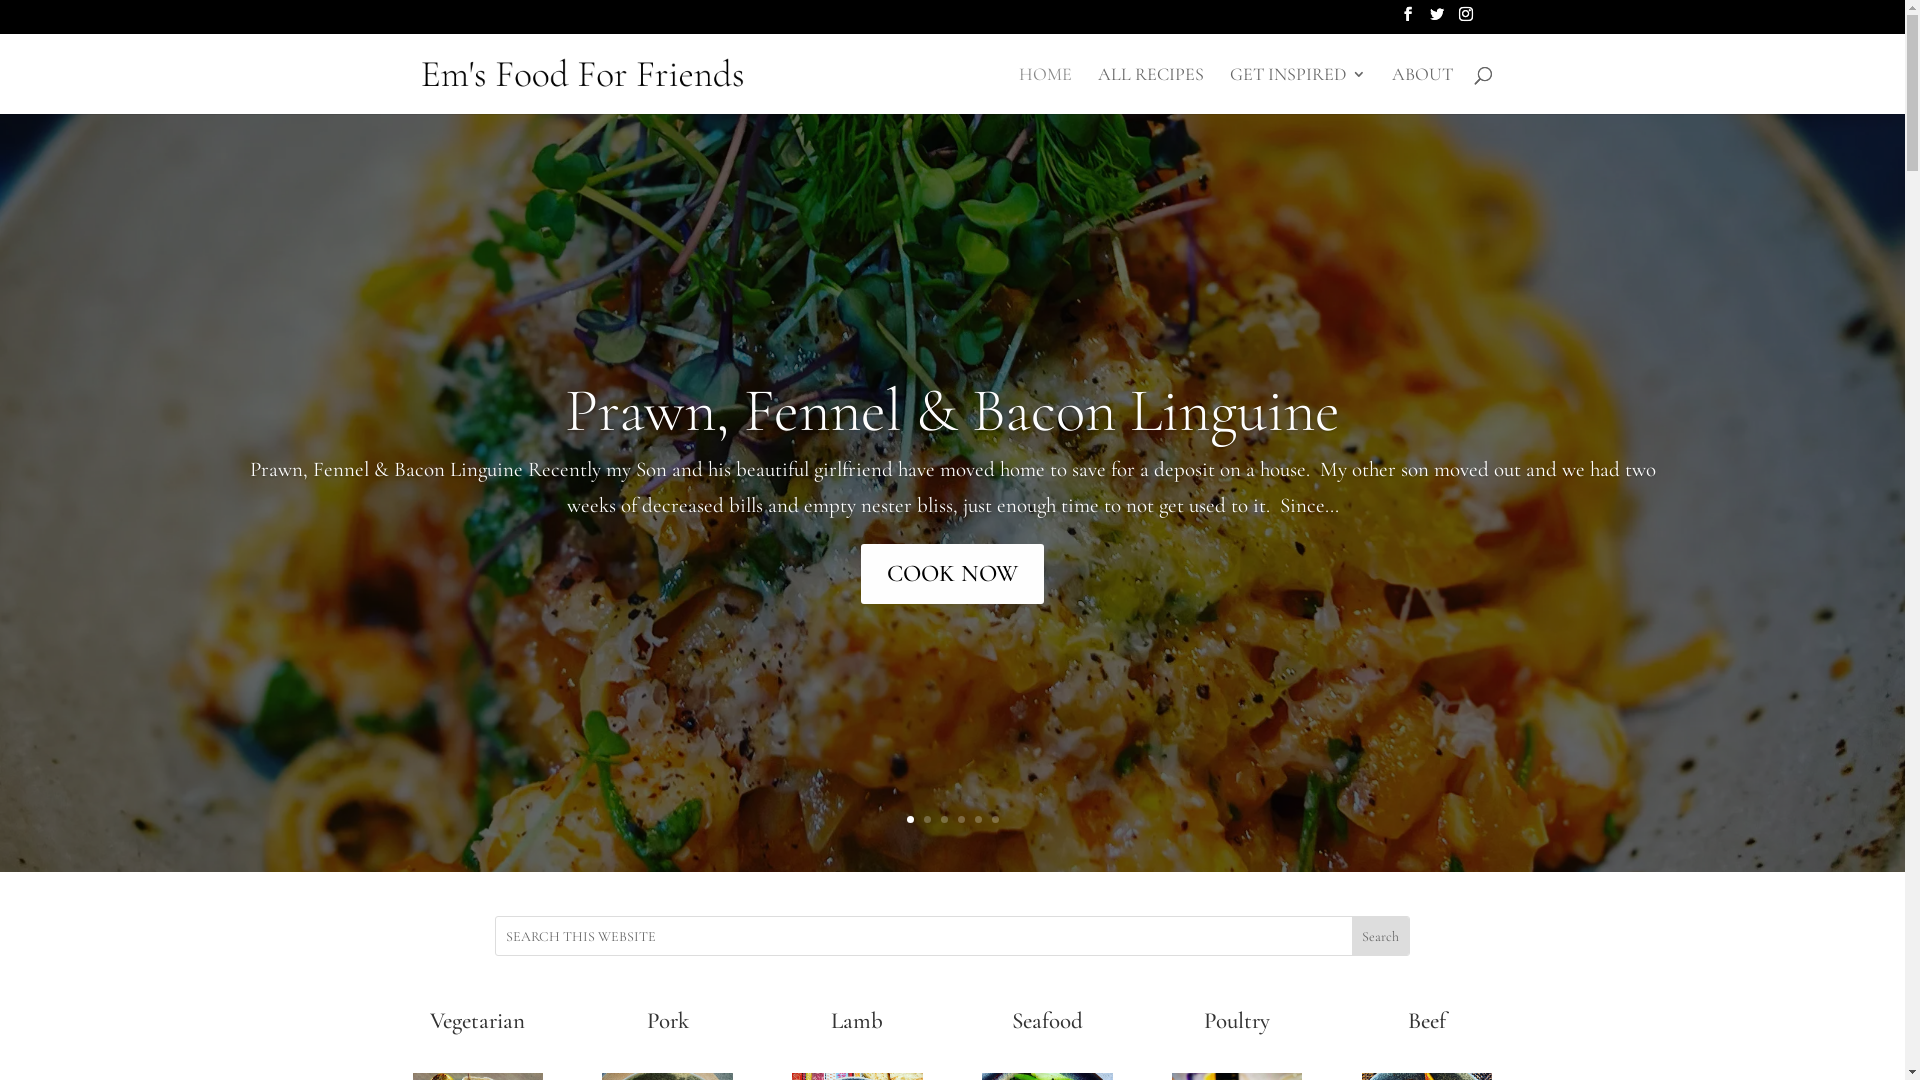 Image resolution: width=1920 pixels, height=1080 pixels. What do you see at coordinates (1297, 88) in the screenshot?
I see `'GET INSPIRED'` at bounding box center [1297, 88].